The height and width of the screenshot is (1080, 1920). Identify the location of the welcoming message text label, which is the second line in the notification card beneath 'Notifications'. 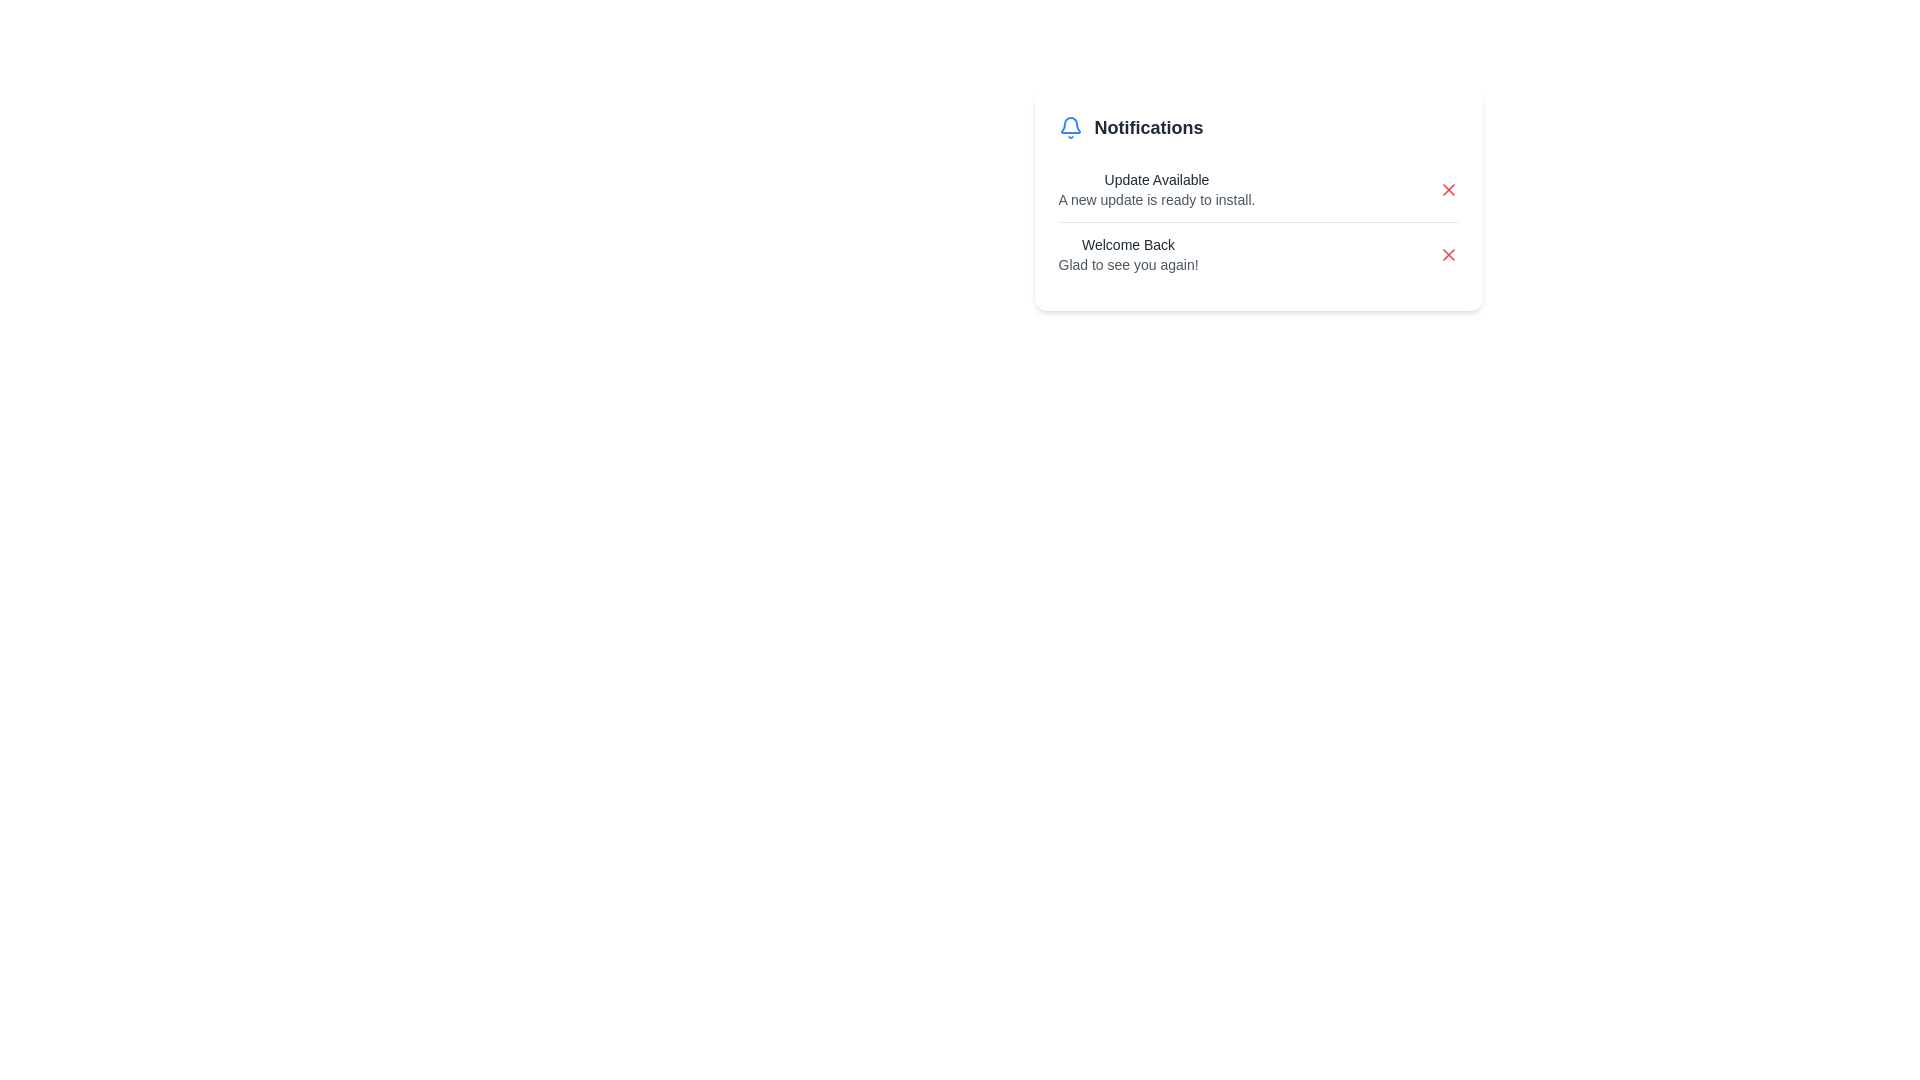
(1128, 264).